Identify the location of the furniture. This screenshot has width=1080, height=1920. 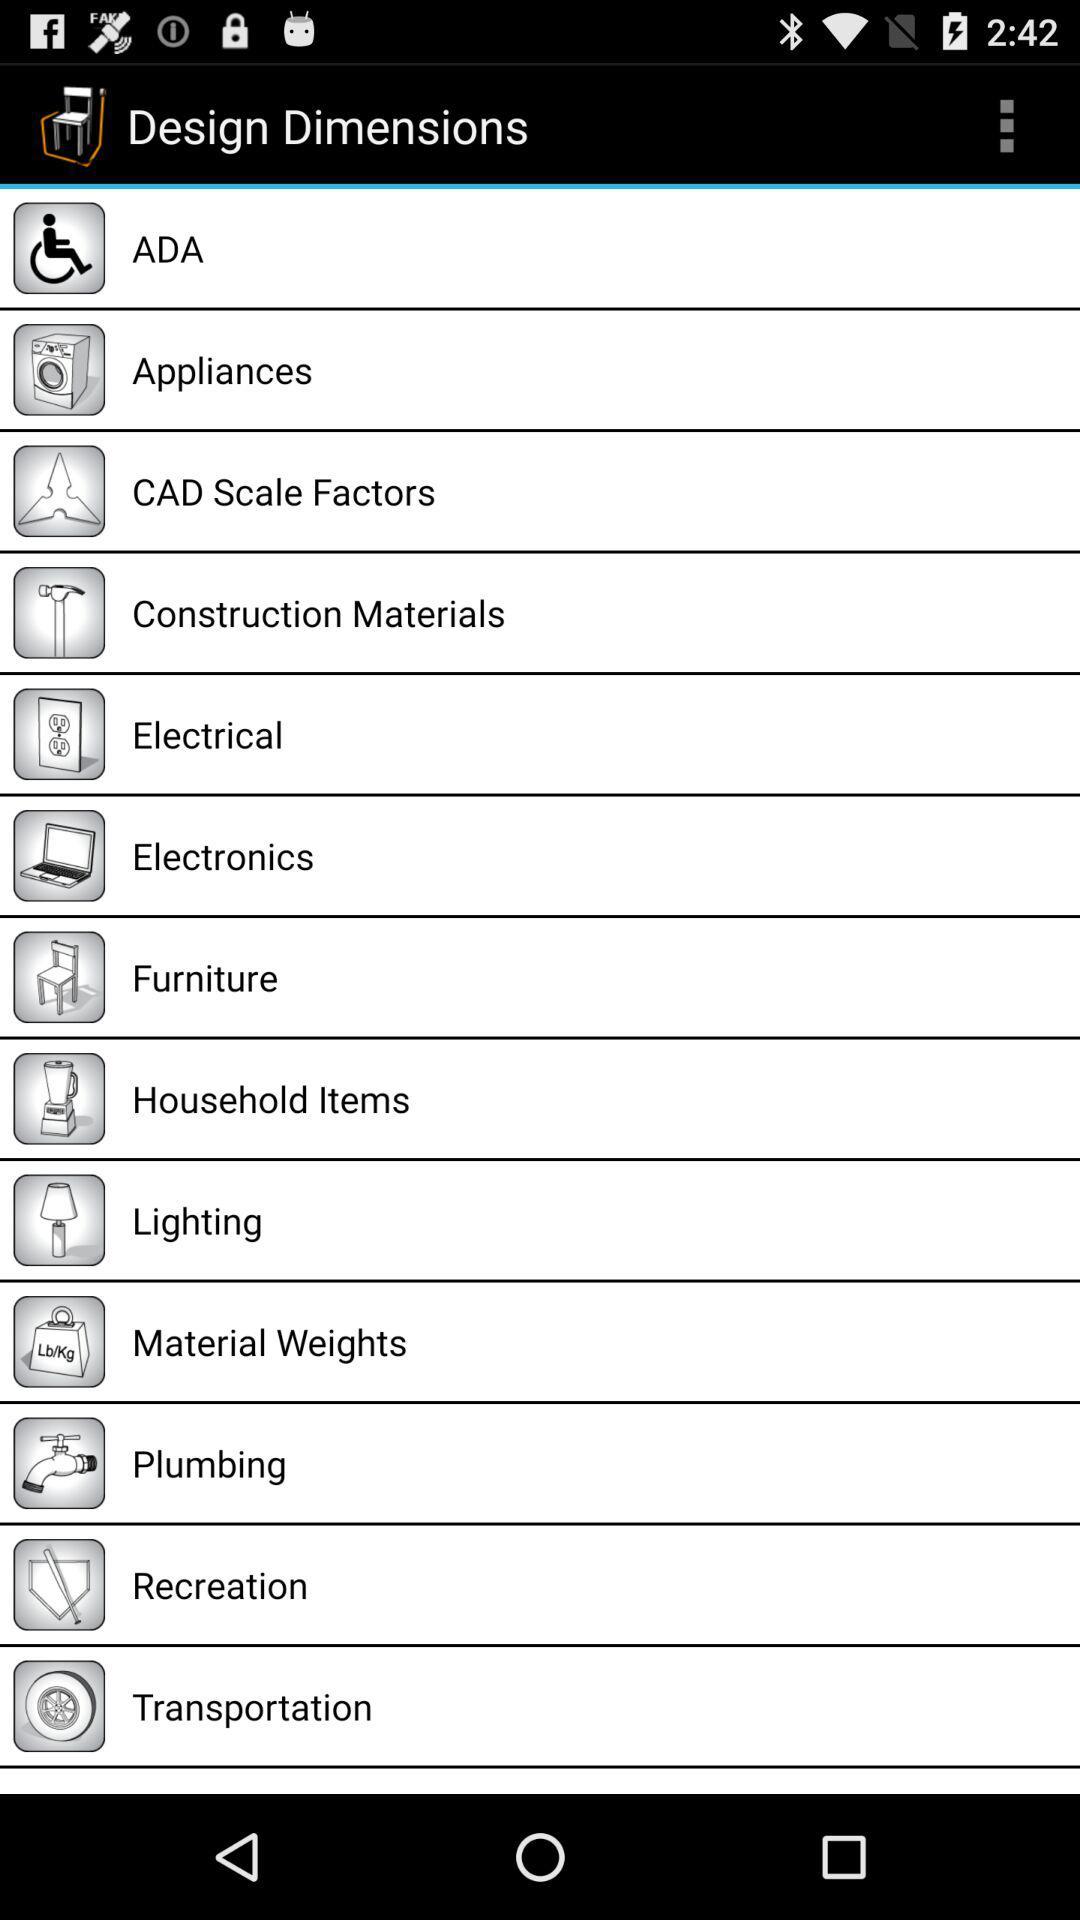
(598, 977).